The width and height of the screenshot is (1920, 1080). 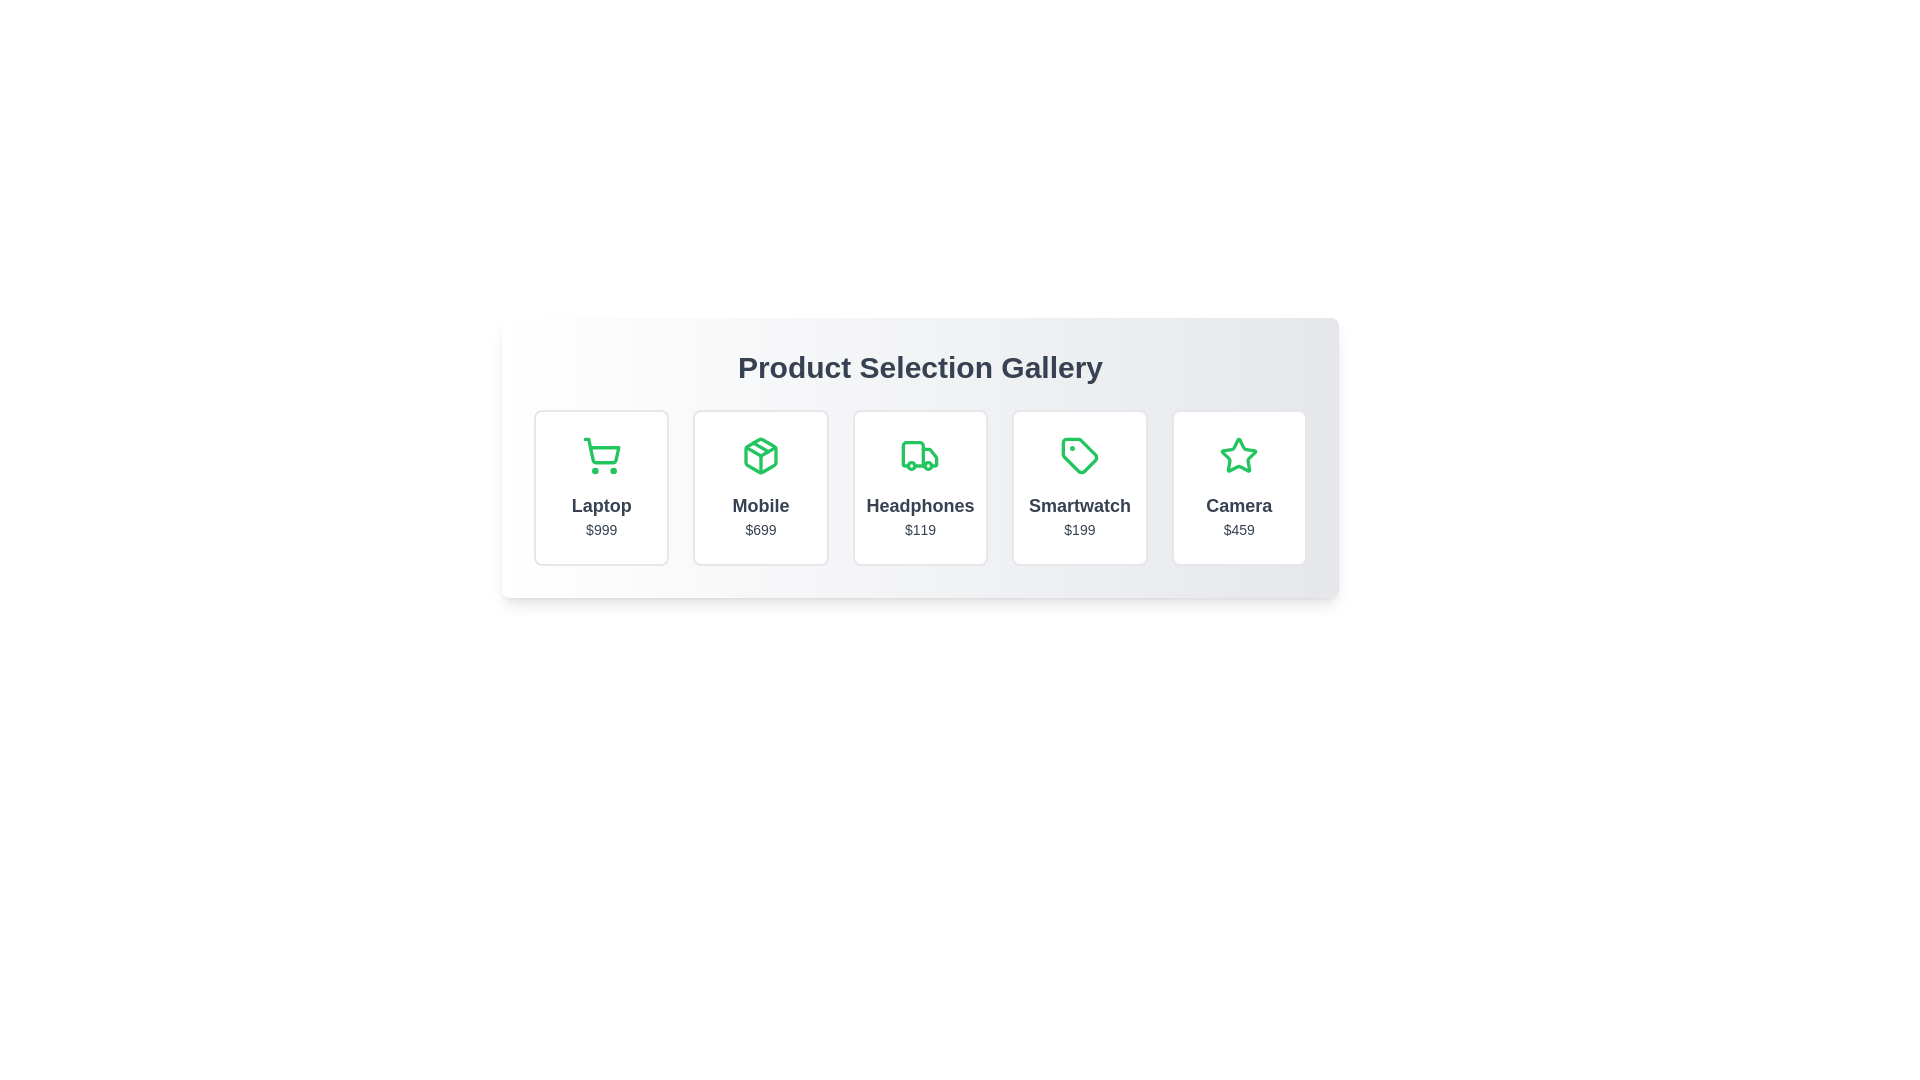 What do you see at coordinates (600, 515) in the screenshot?
I see `the text element providing descriptive and pricing information for the 'Laptop' product, specifically labeled with a price of '$999', located in the first card of the 'Product Selection Gallery' under the shopping cart icon` at bounding box center [600, 515].